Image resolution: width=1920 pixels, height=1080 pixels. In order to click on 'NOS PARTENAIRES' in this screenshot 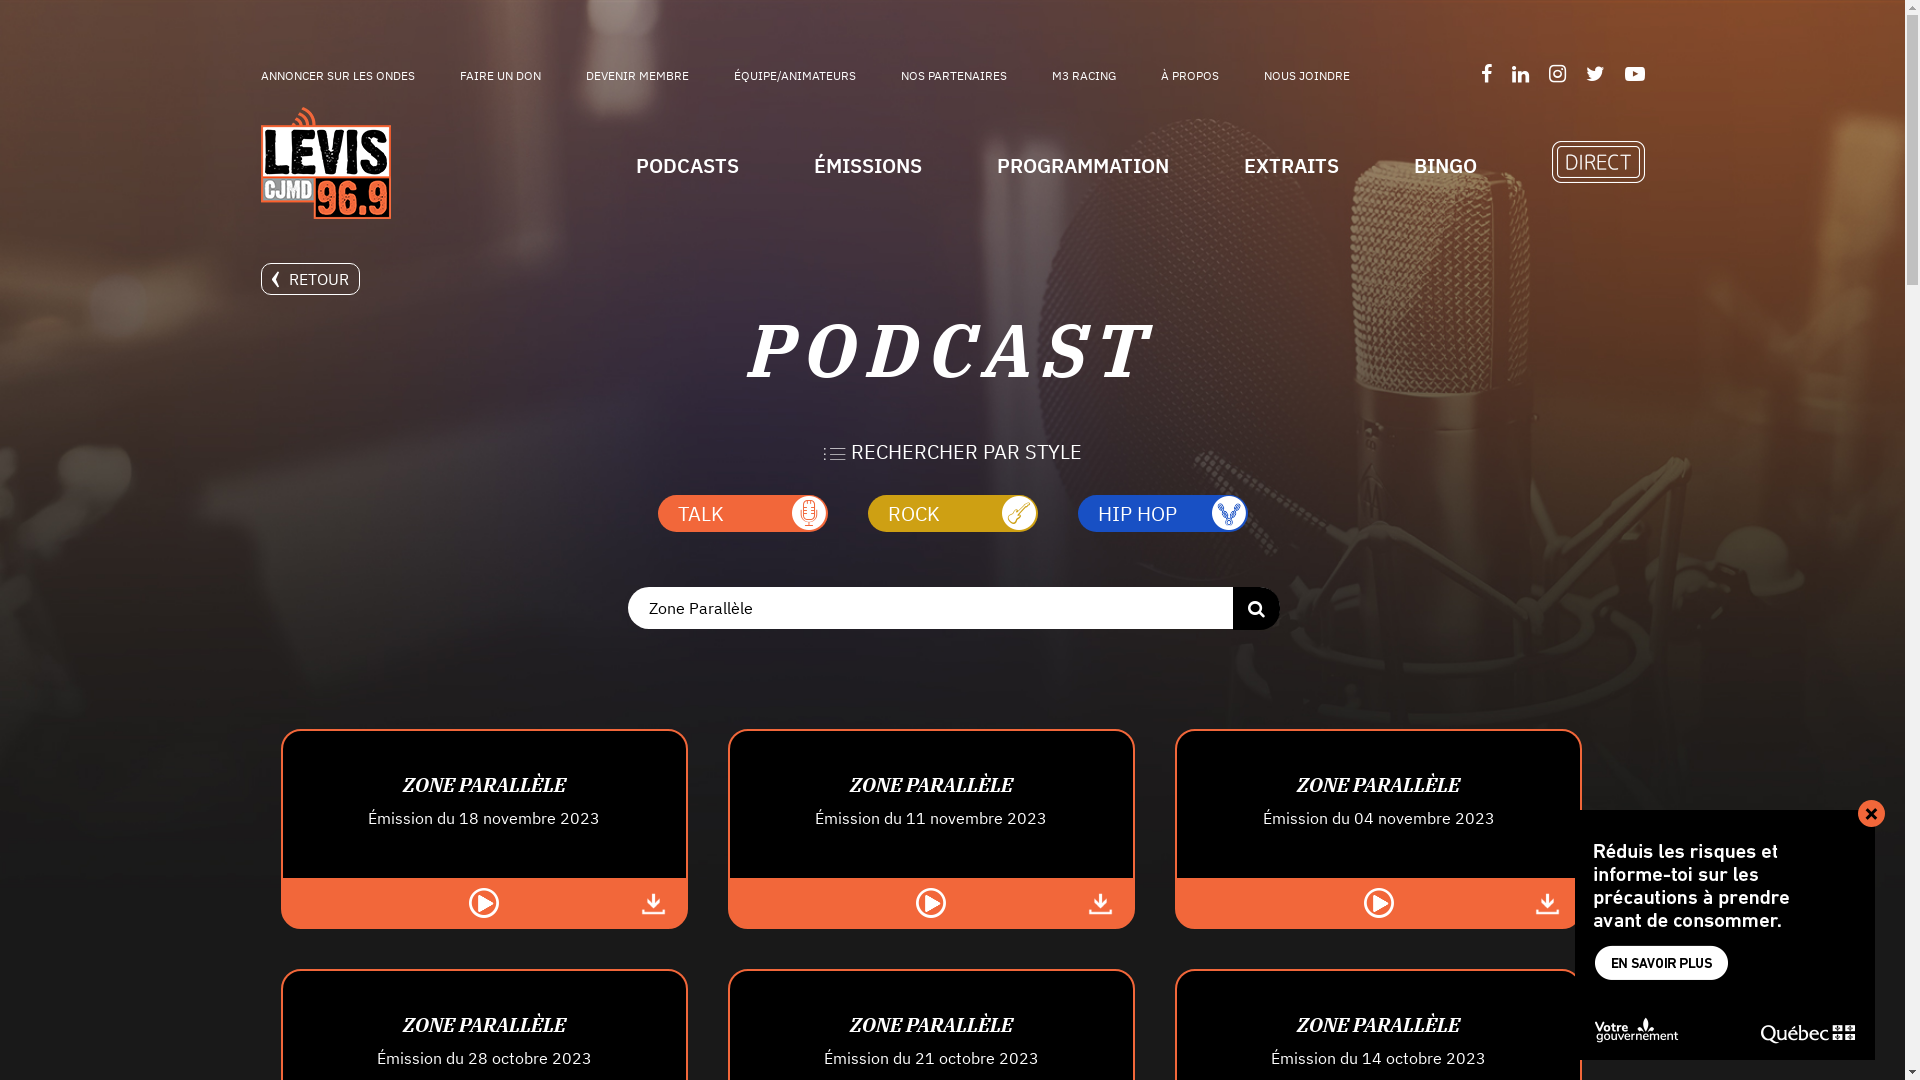, I will do `click(899, 74)`.